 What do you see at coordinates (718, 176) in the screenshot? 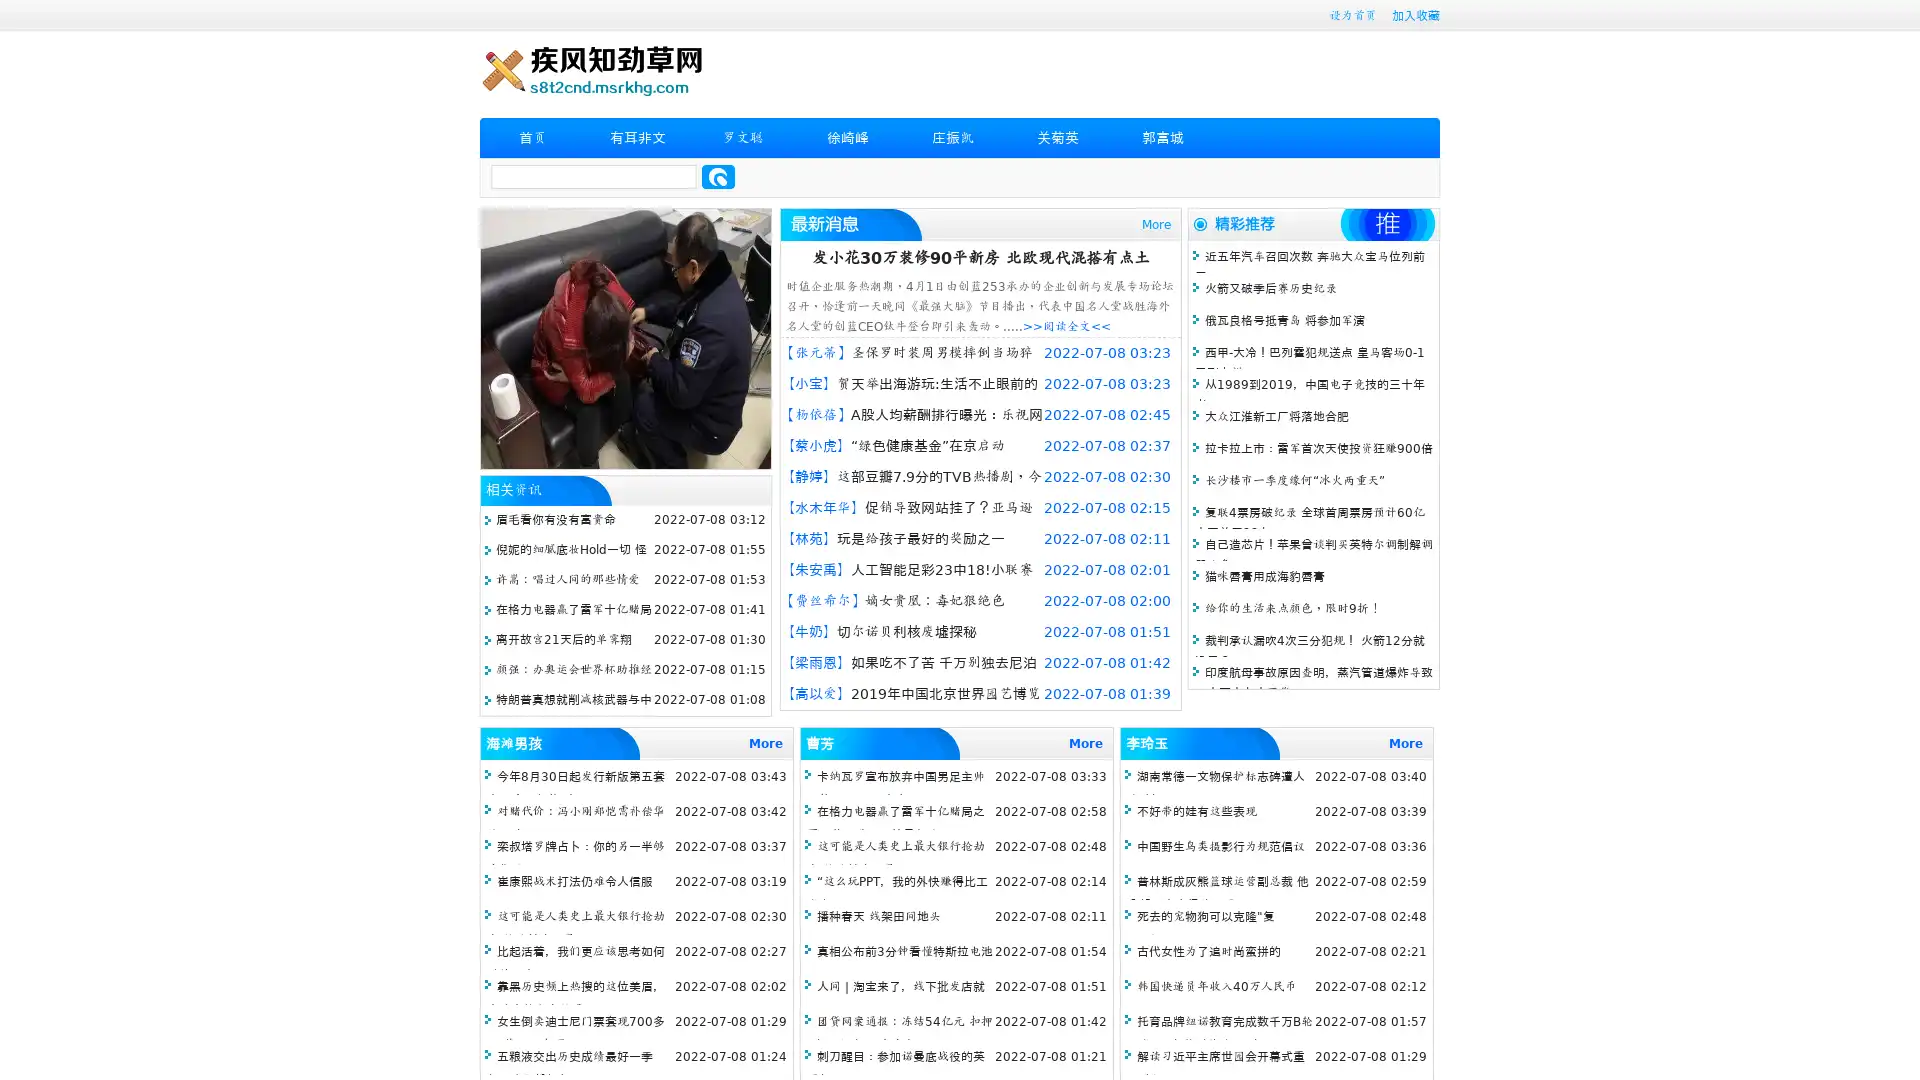
I see `Search` at bounding box center [718, 176].